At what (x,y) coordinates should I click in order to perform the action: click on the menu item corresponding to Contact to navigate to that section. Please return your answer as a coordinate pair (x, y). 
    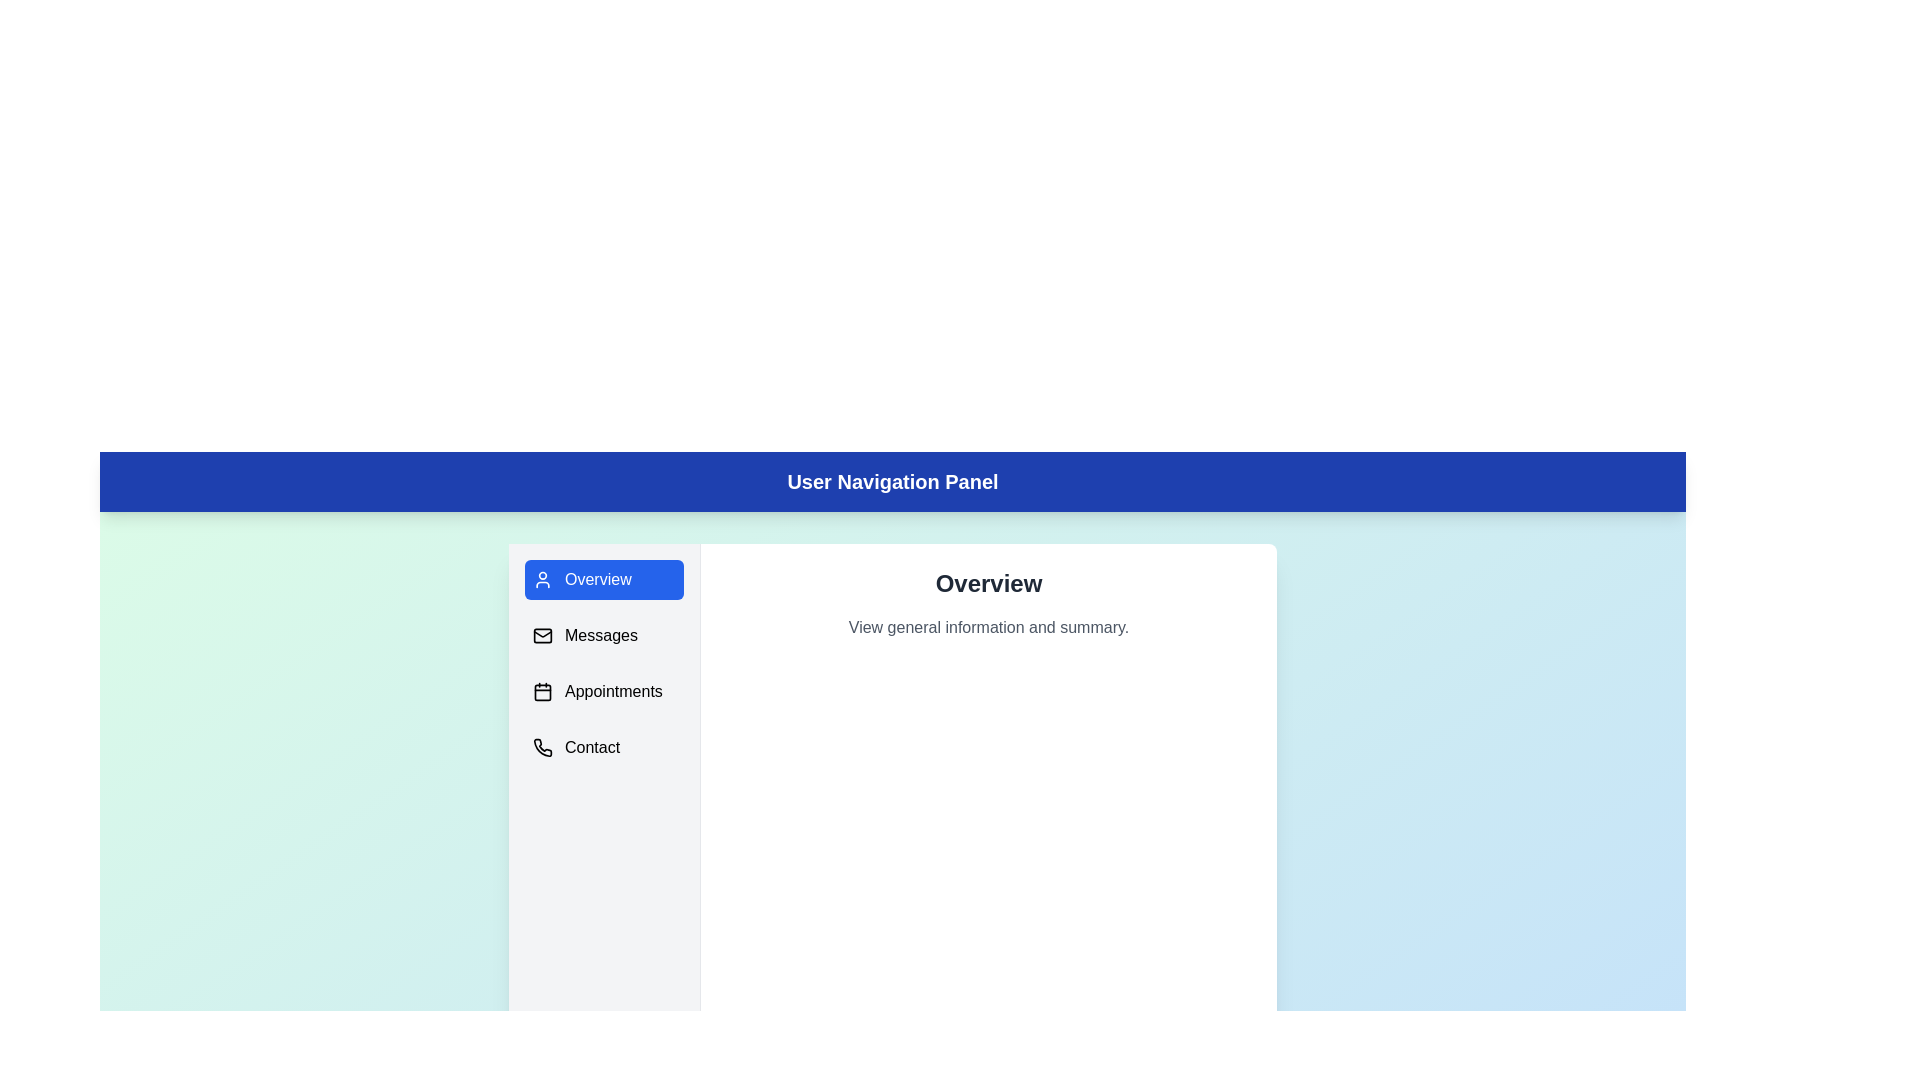
    Looking at the image, I should click on (603, 748).